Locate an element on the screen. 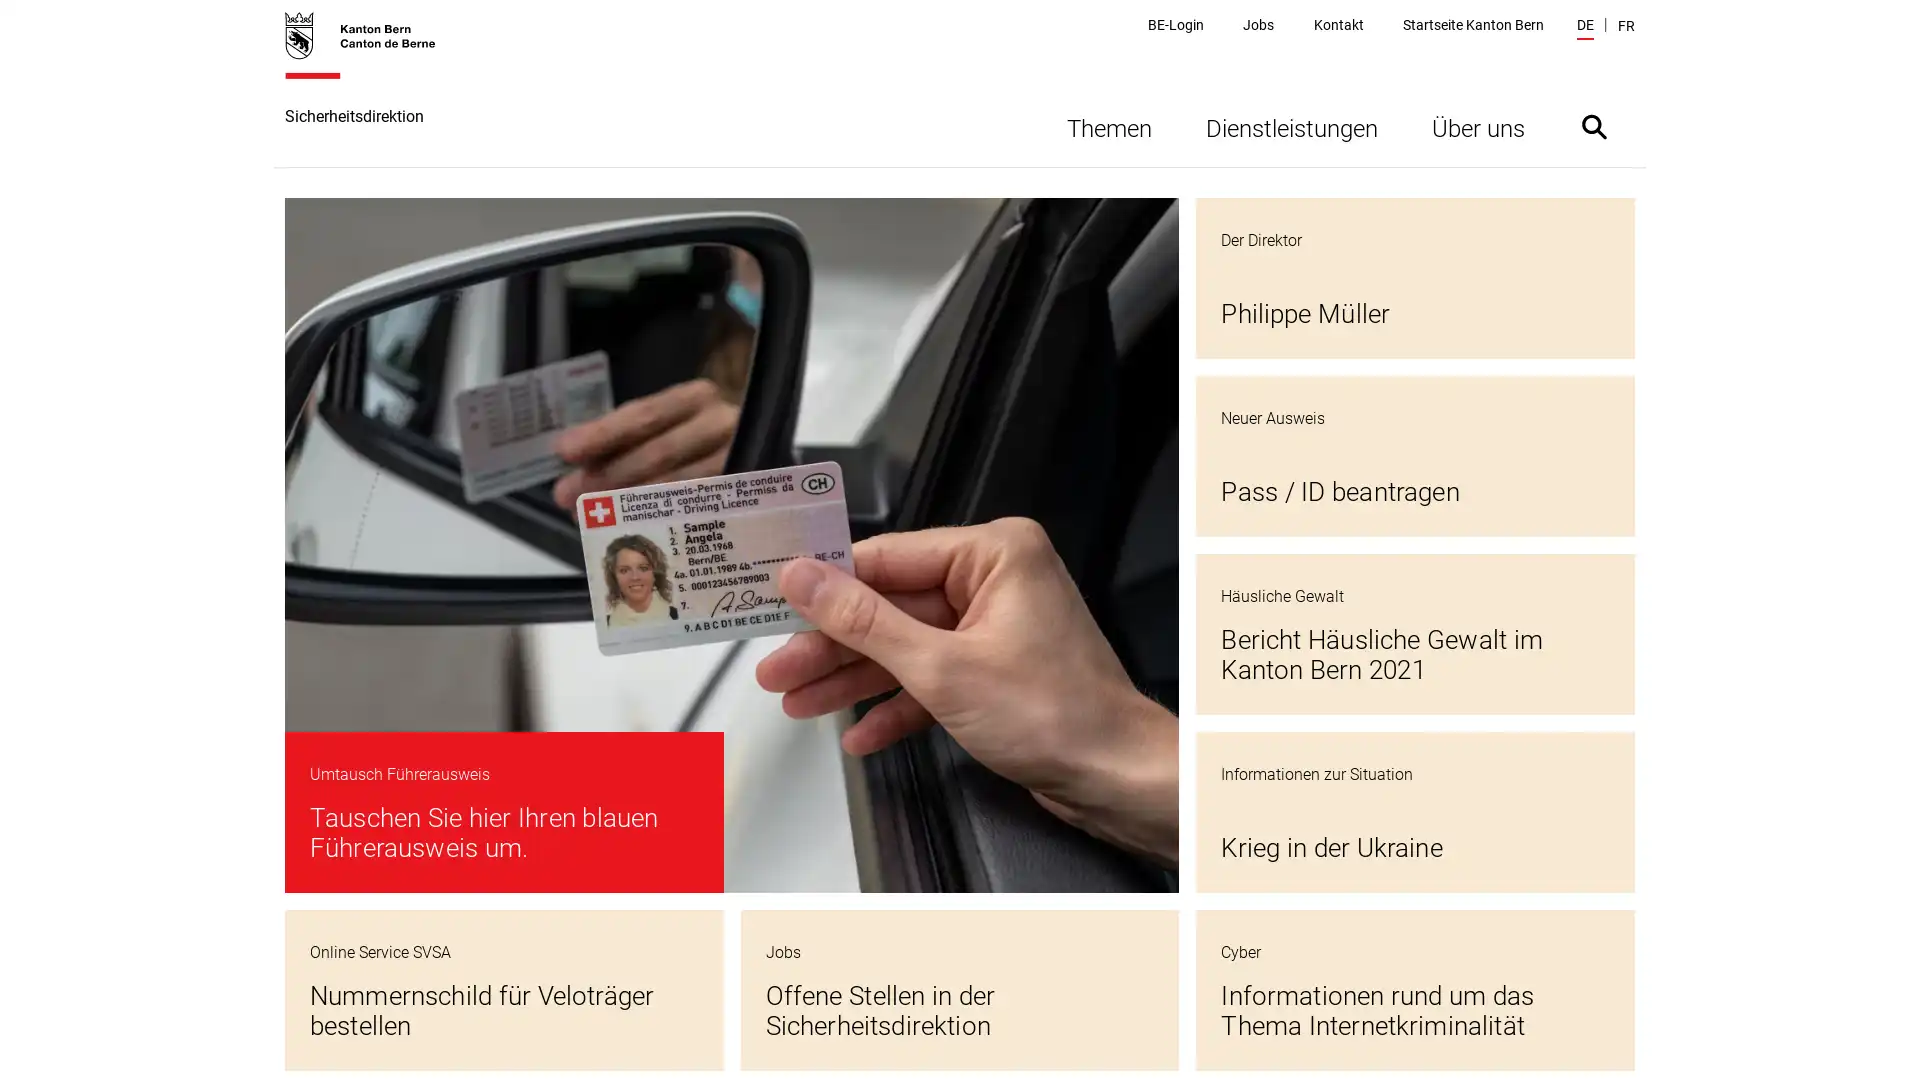  Uber uns is located at coordinates (1478, 128).